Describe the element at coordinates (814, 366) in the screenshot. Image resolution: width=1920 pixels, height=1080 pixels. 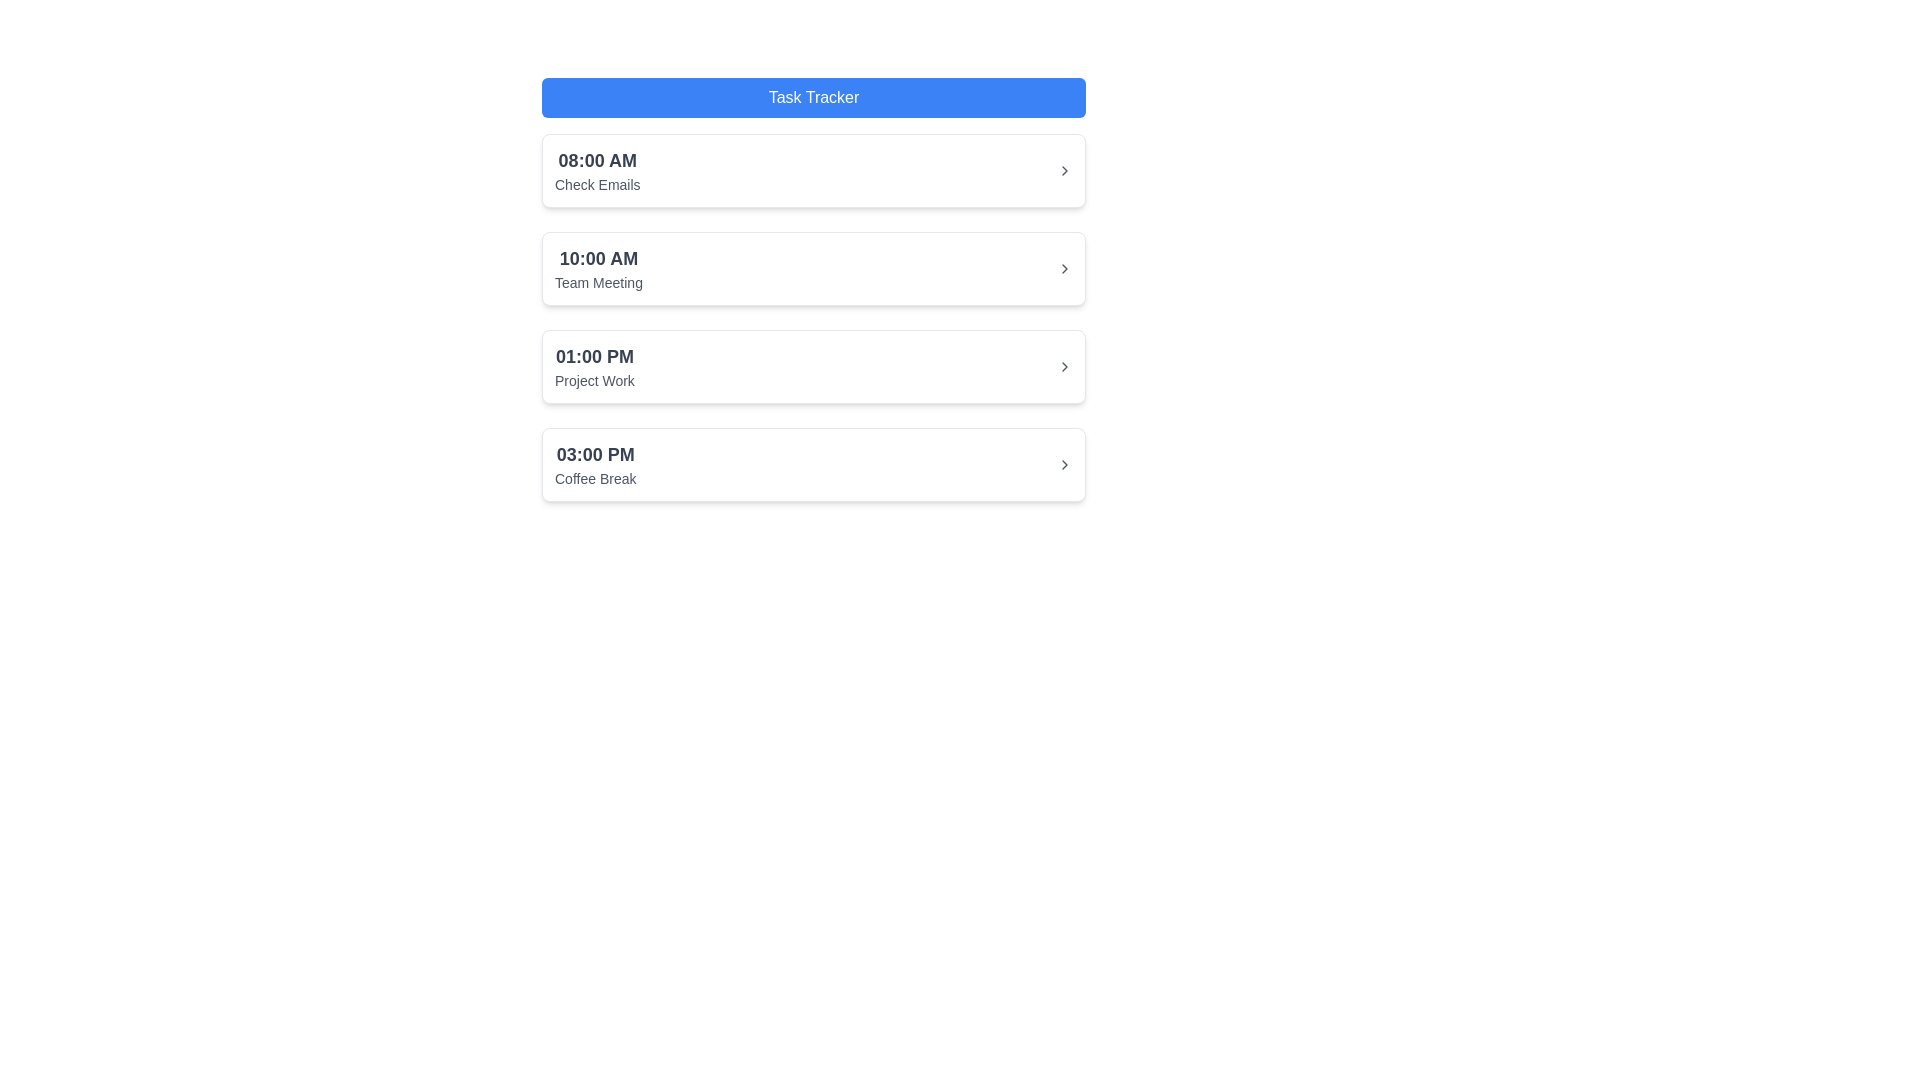
I see `the scheduled task card titled 'Project Work' at '01:00 PM'` at that location.